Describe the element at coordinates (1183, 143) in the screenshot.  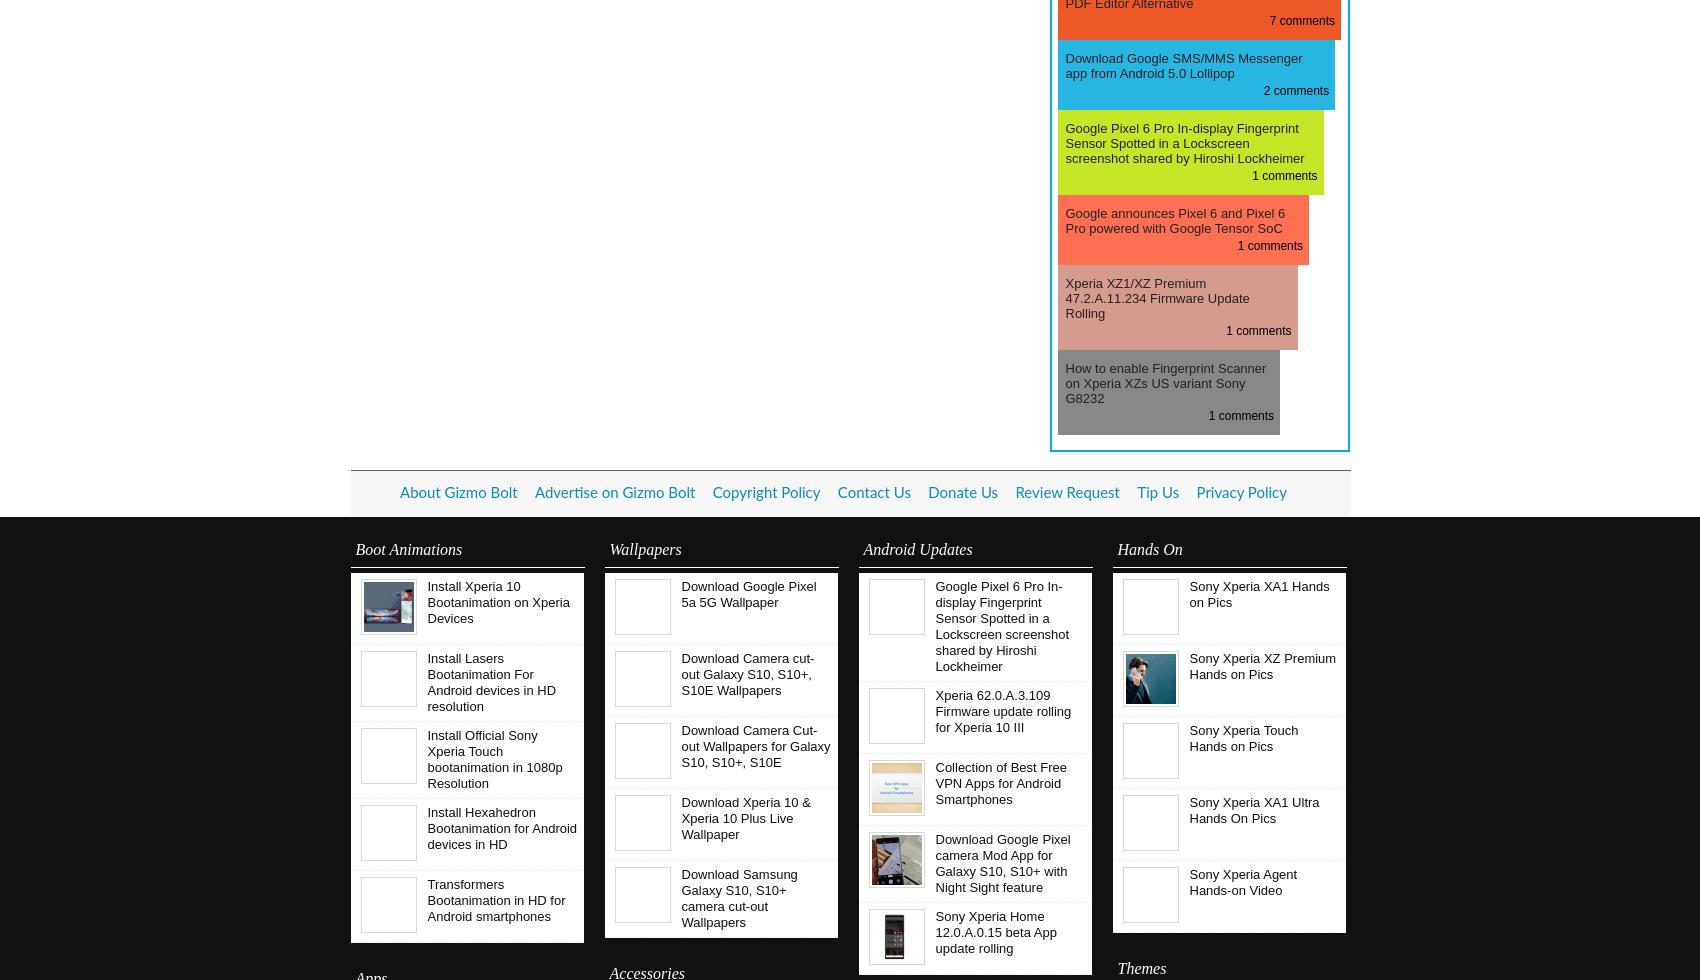
I see `'Google Pixel 6 Pro In-display Fingerprint Sensor Spotted in a Lockscreen screenshot shared by Hiroshi Lockheimer'` at that location.